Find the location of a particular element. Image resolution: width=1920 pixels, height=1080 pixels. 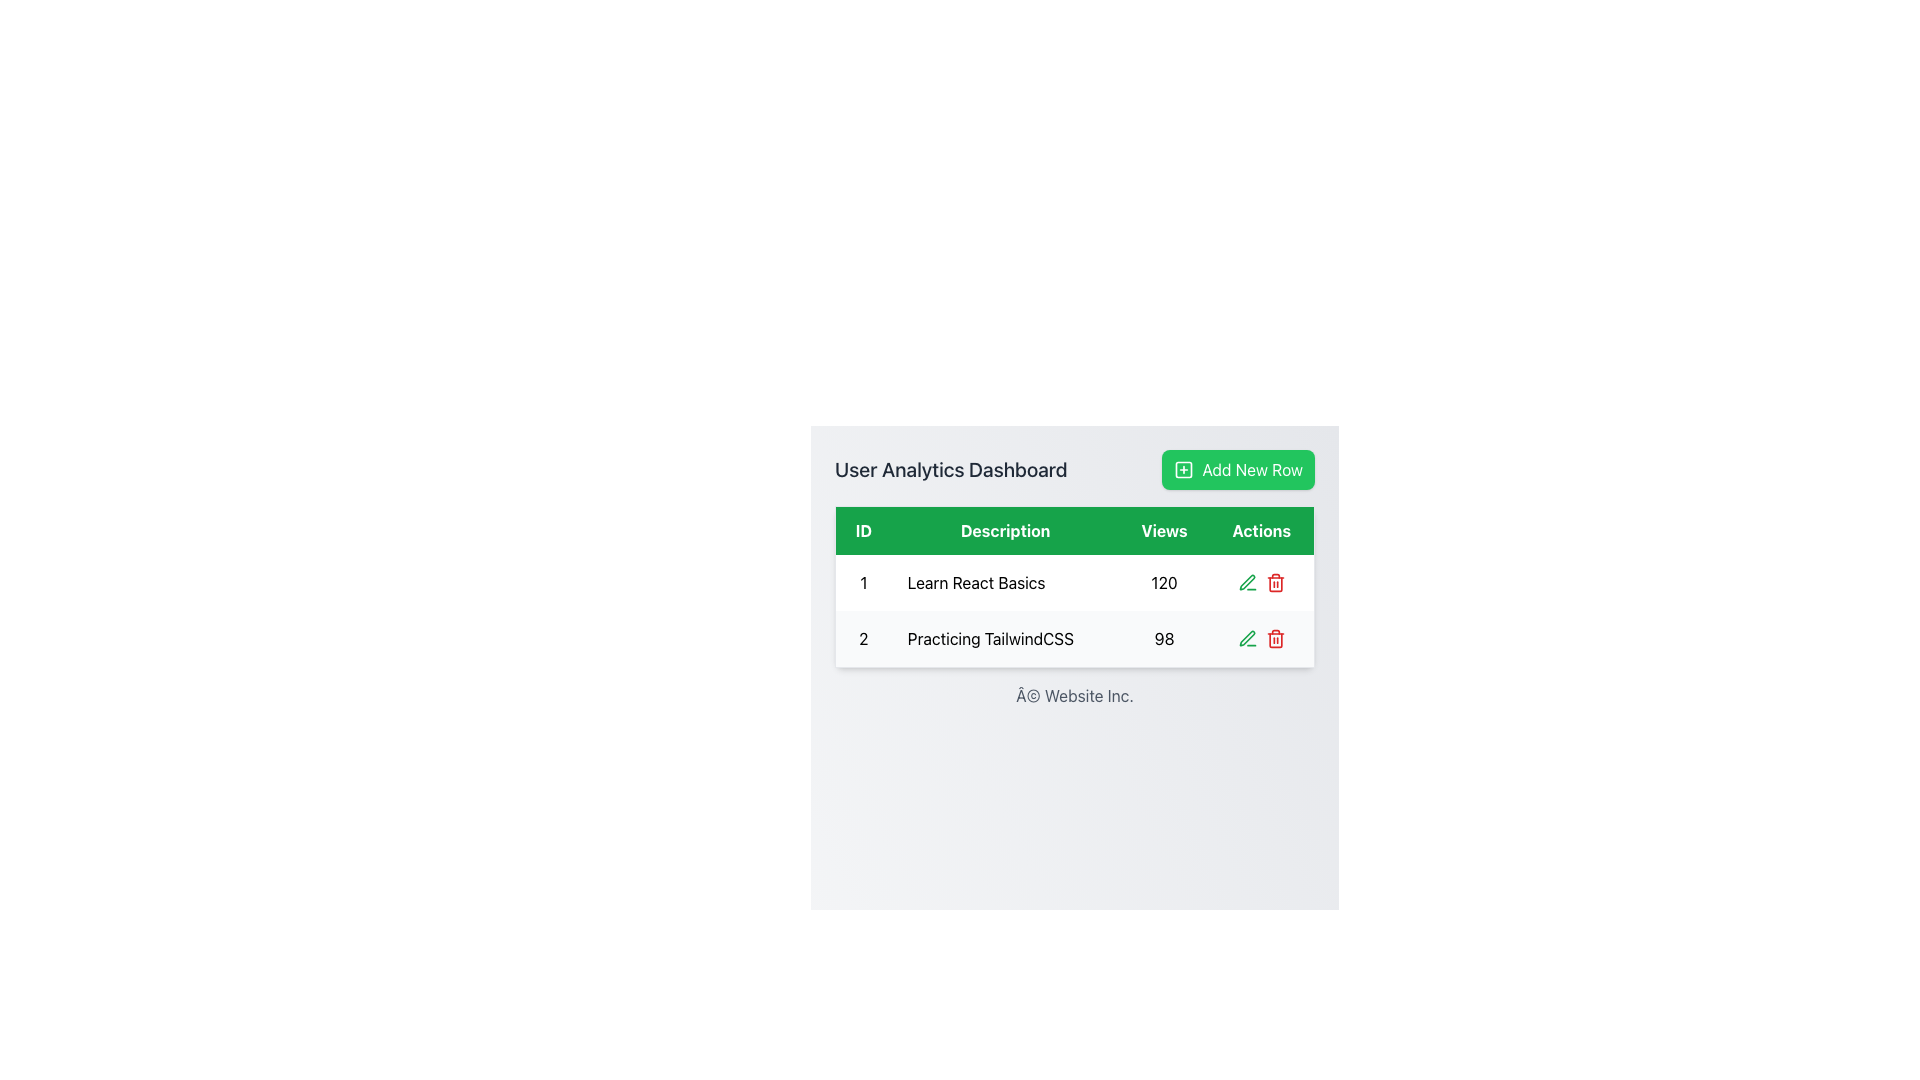

the edit icon button located in the 'Actions' column of the second row of the data table is located at coordinates (1246, 639).